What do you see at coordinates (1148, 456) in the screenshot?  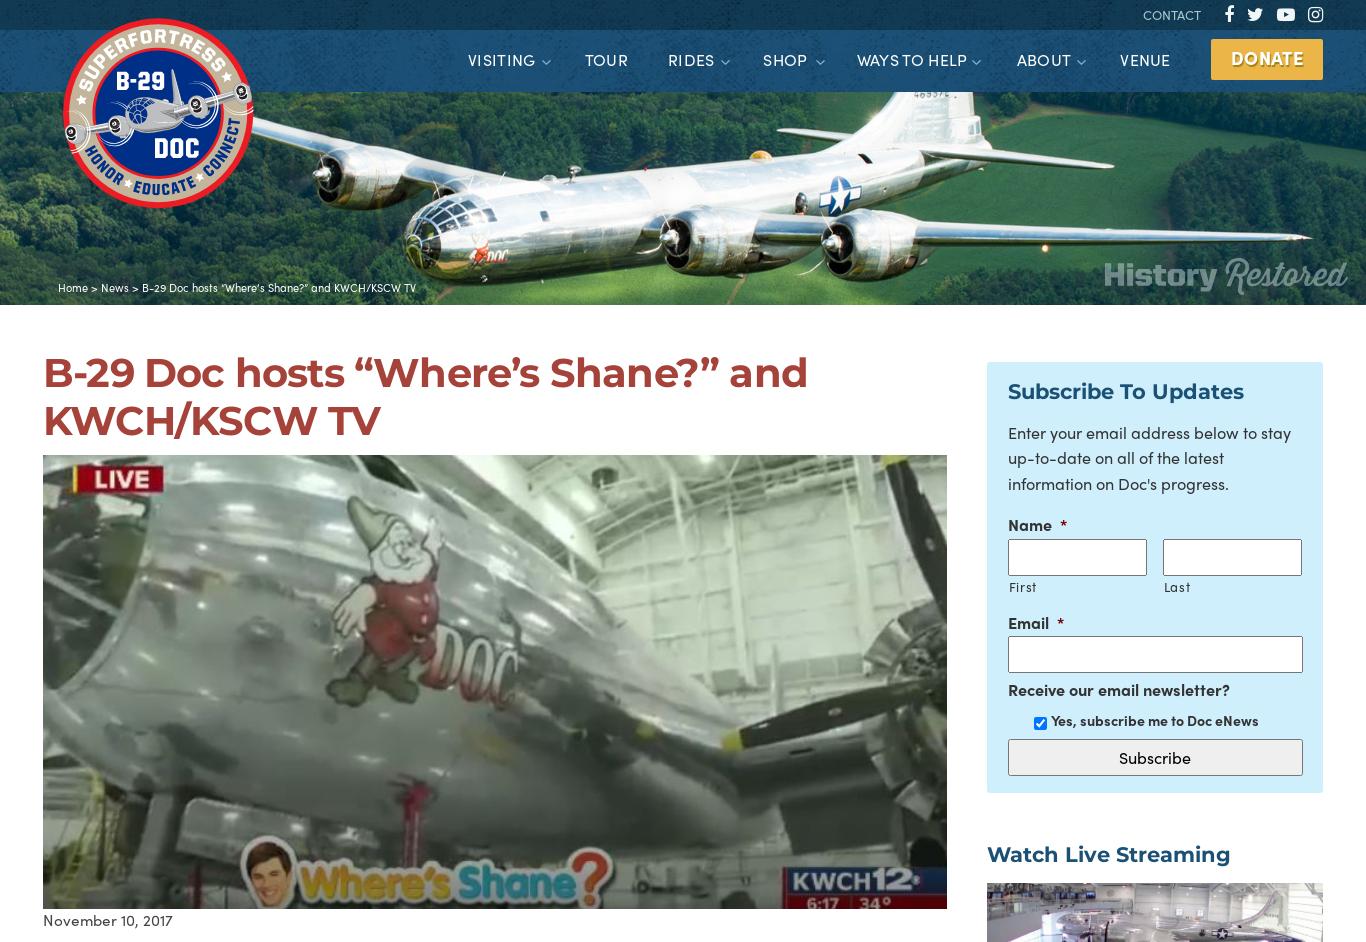 I see `'Enter your email address below to stay up-to-date on all of the latest information on Doc's progress.'` at bounding box center [1148, 456].